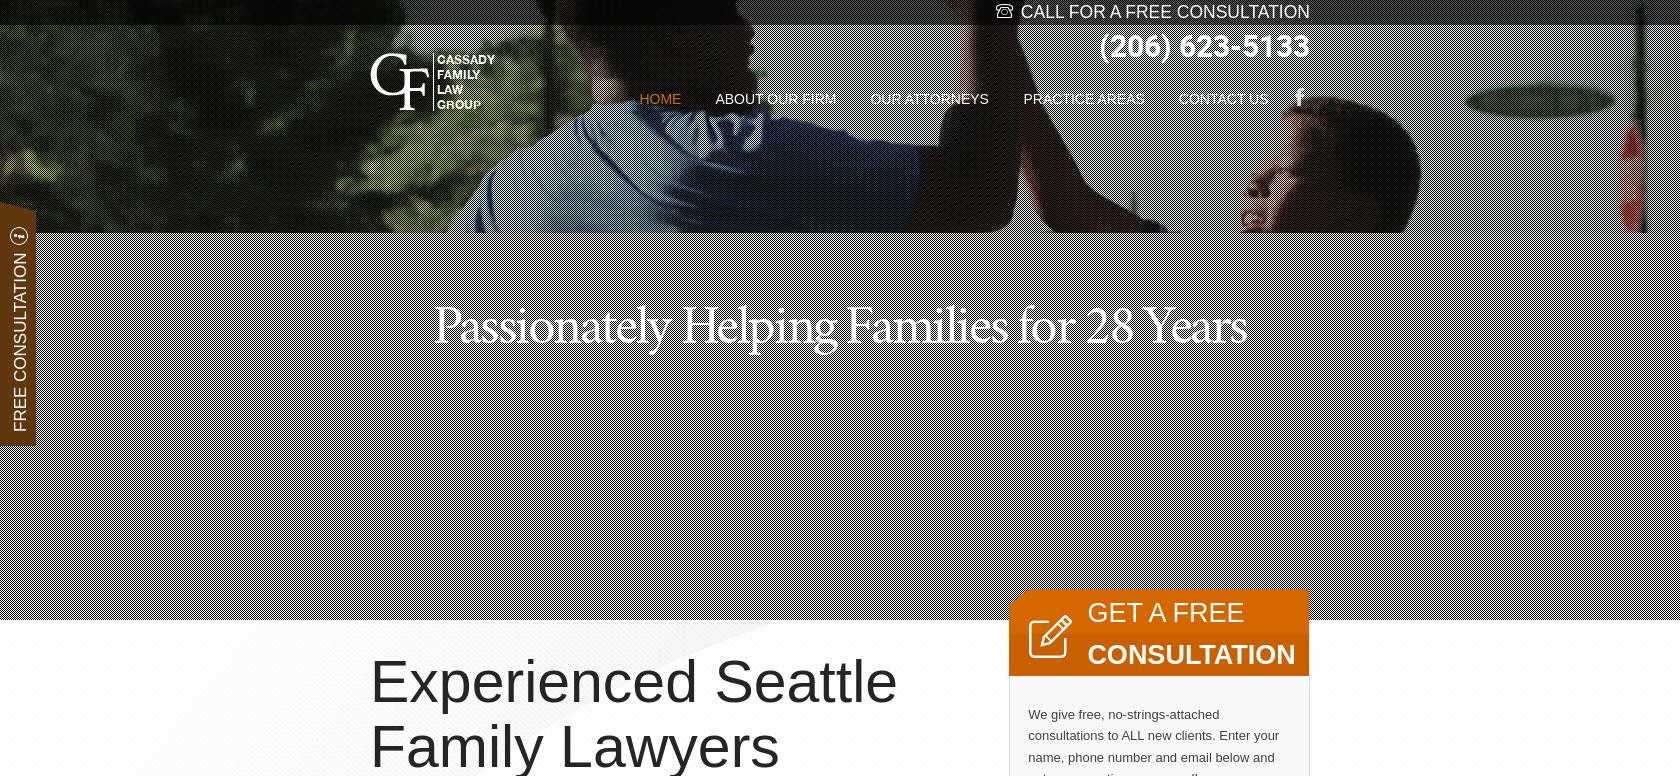 The image size is (1680, 776). I want to click on 'Get a free', so click(1086, 612).